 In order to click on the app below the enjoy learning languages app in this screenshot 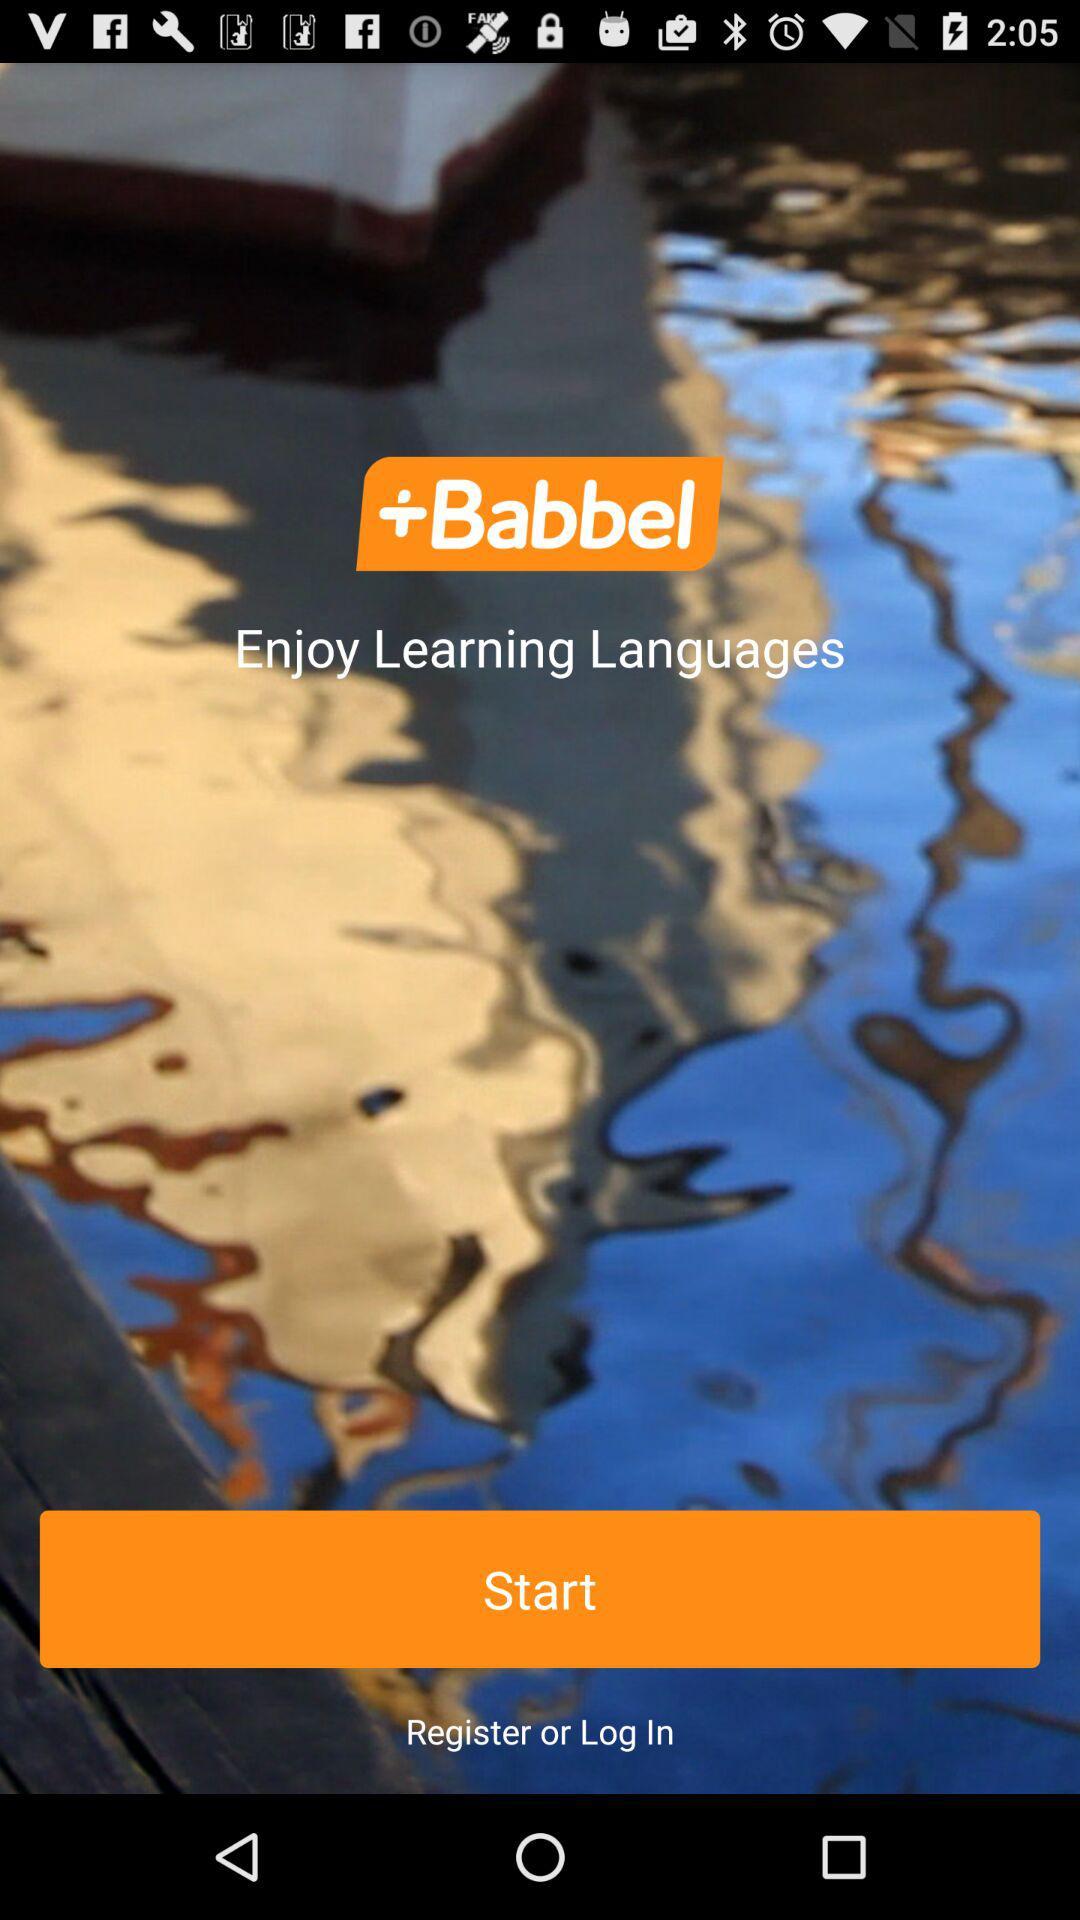, I will do `click(540, 1588)`.